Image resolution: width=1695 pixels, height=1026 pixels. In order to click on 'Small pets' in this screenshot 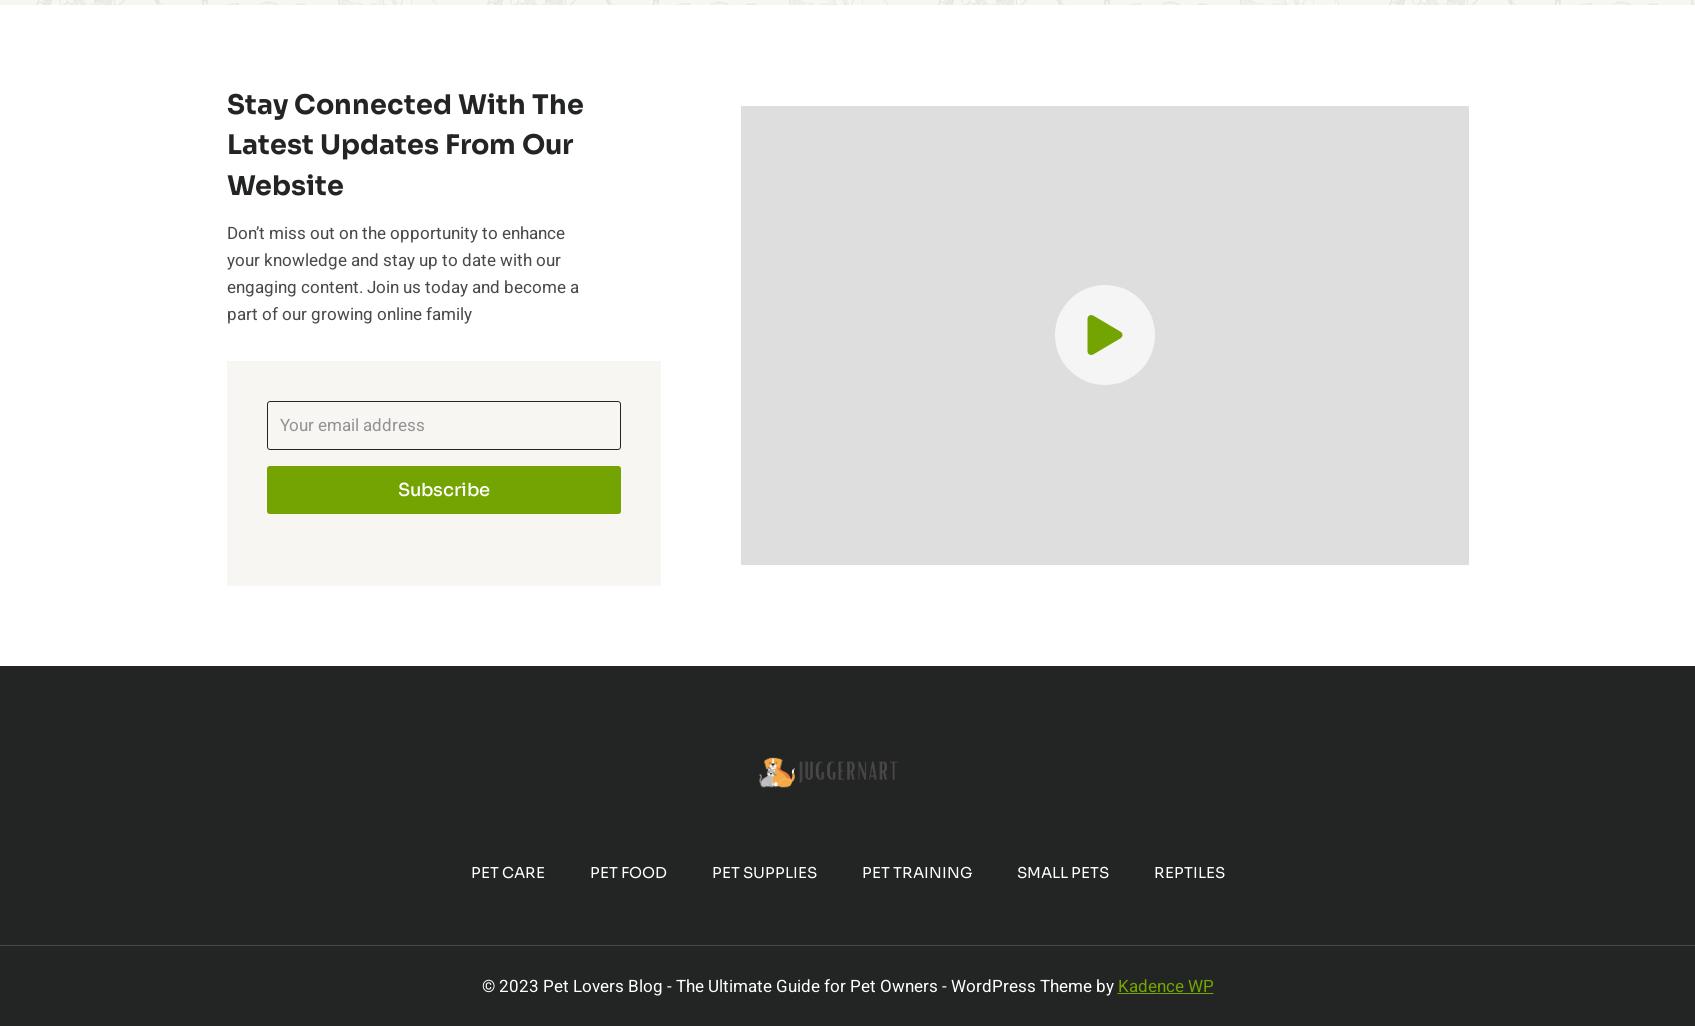, I will do `click(1061, 872)`.